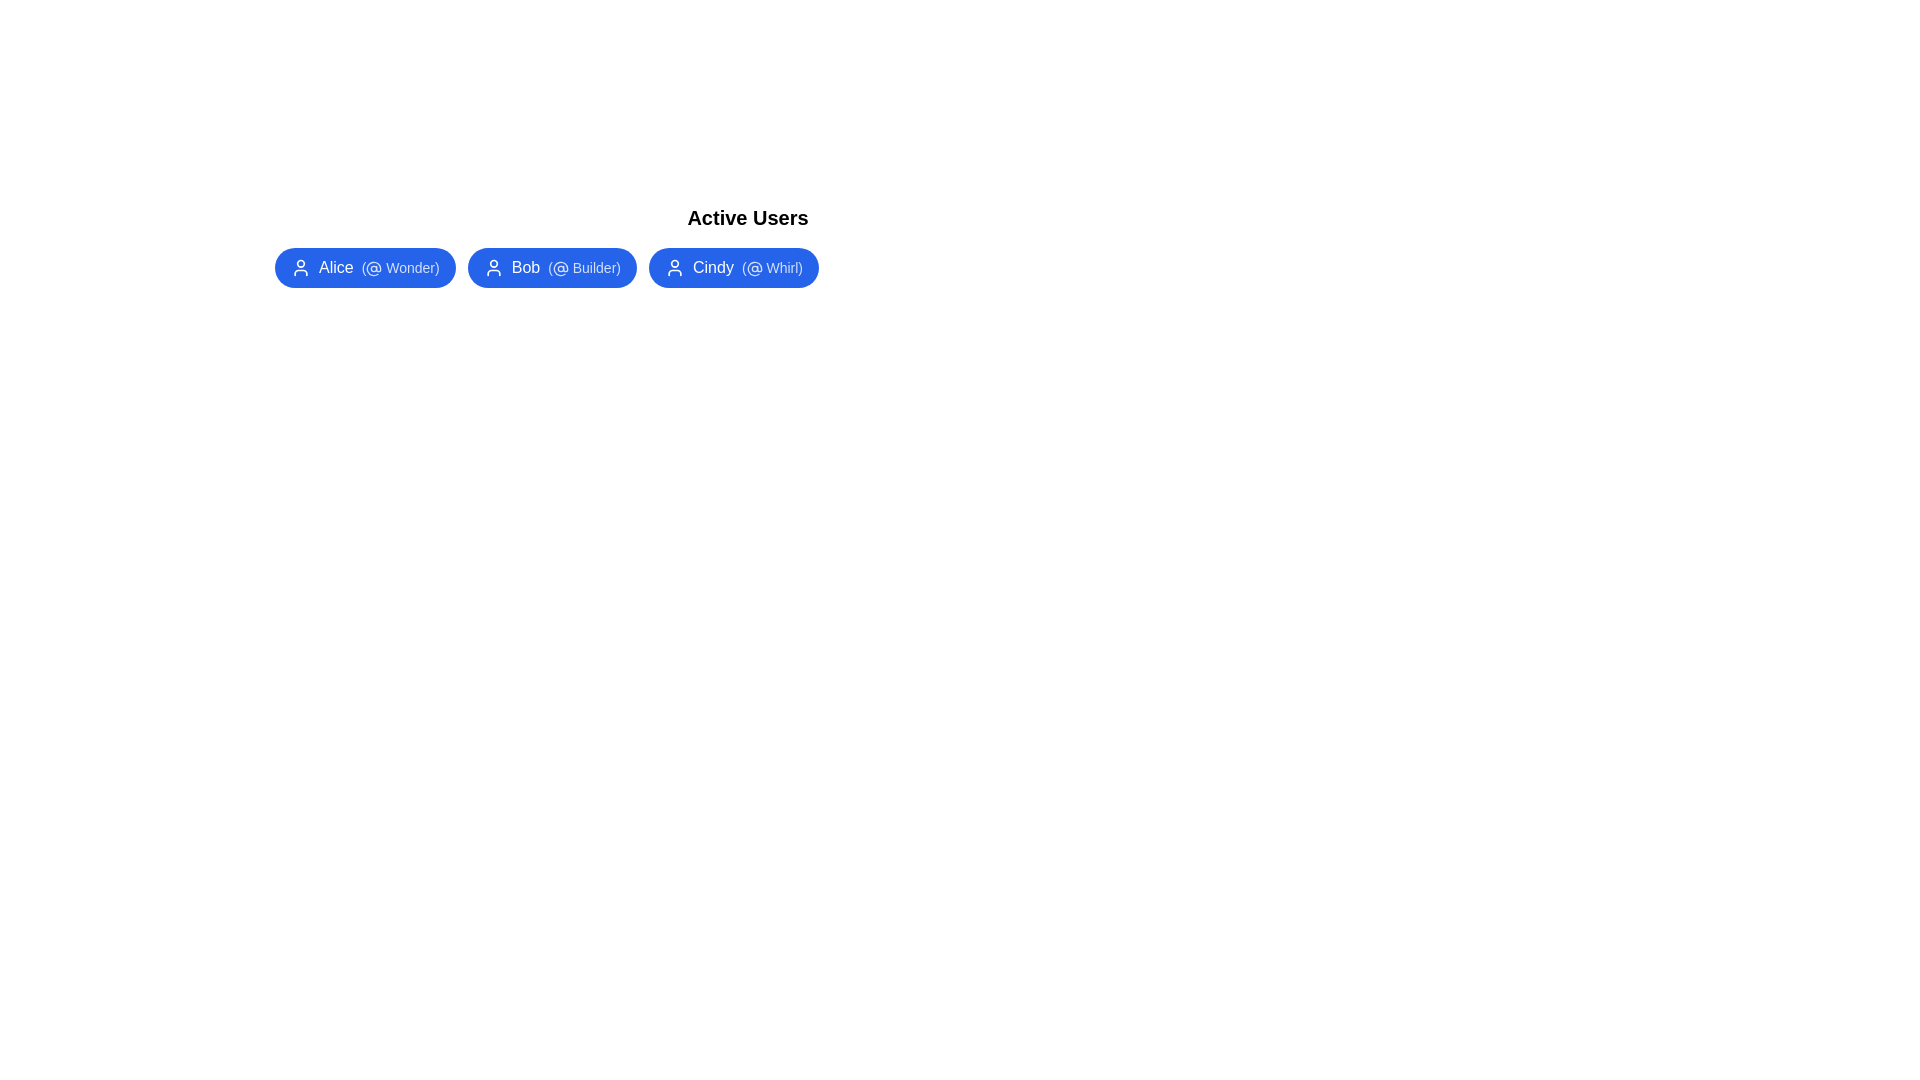 The width and height of the screenshot is (1920, 1080). I want to click on the user chip for Bob, so click(552, 266).